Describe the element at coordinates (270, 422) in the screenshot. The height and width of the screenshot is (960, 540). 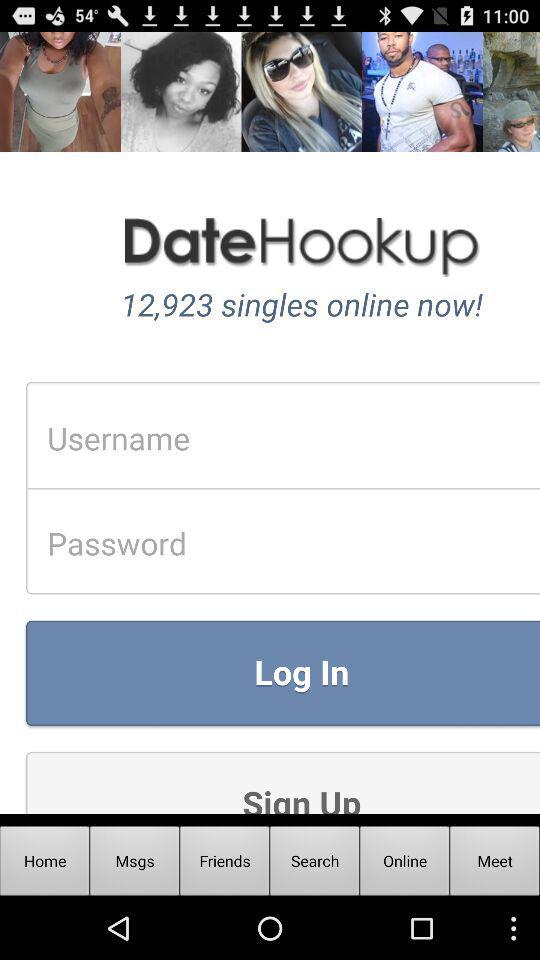
I see `login to the app` at that location.